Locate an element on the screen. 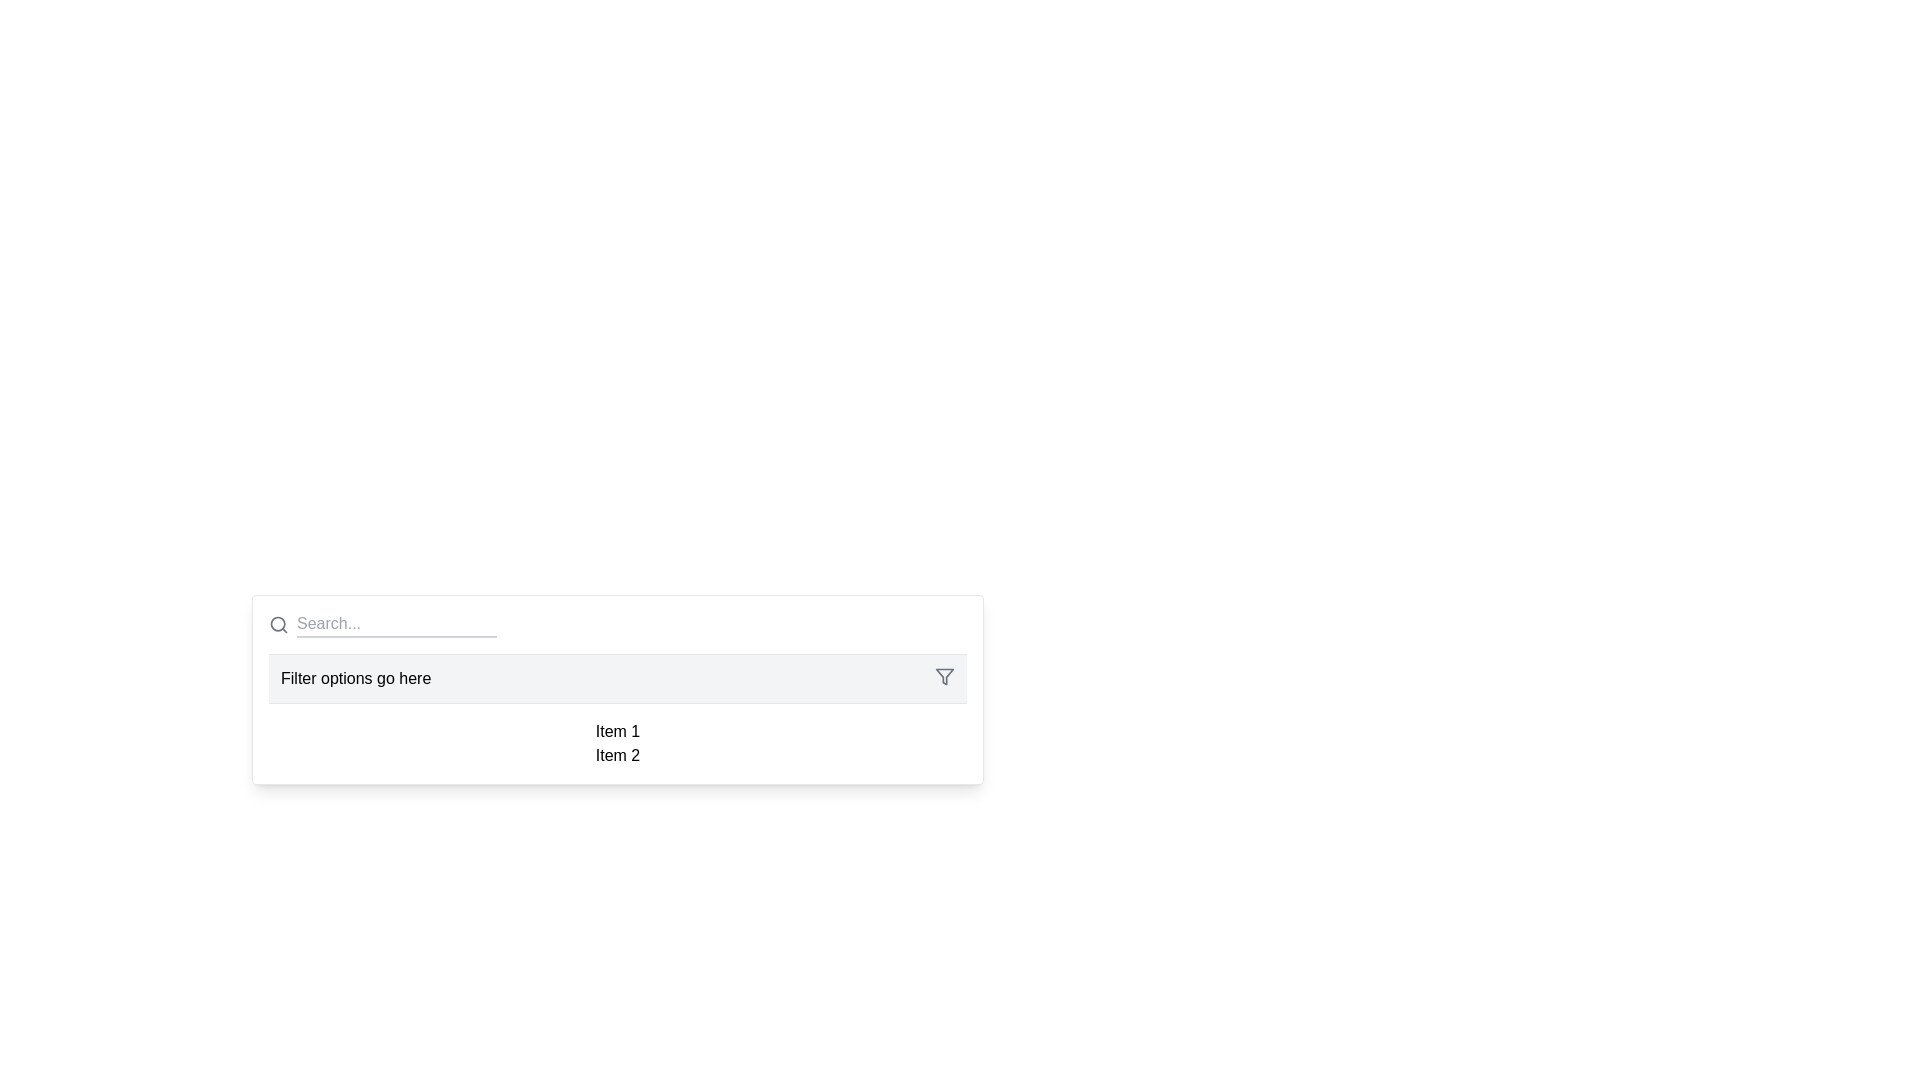 The height and width of the screenshot is (1080, 1920). the 'Item 2' text label in the dropdown menu is located at coordinates (617, 756).